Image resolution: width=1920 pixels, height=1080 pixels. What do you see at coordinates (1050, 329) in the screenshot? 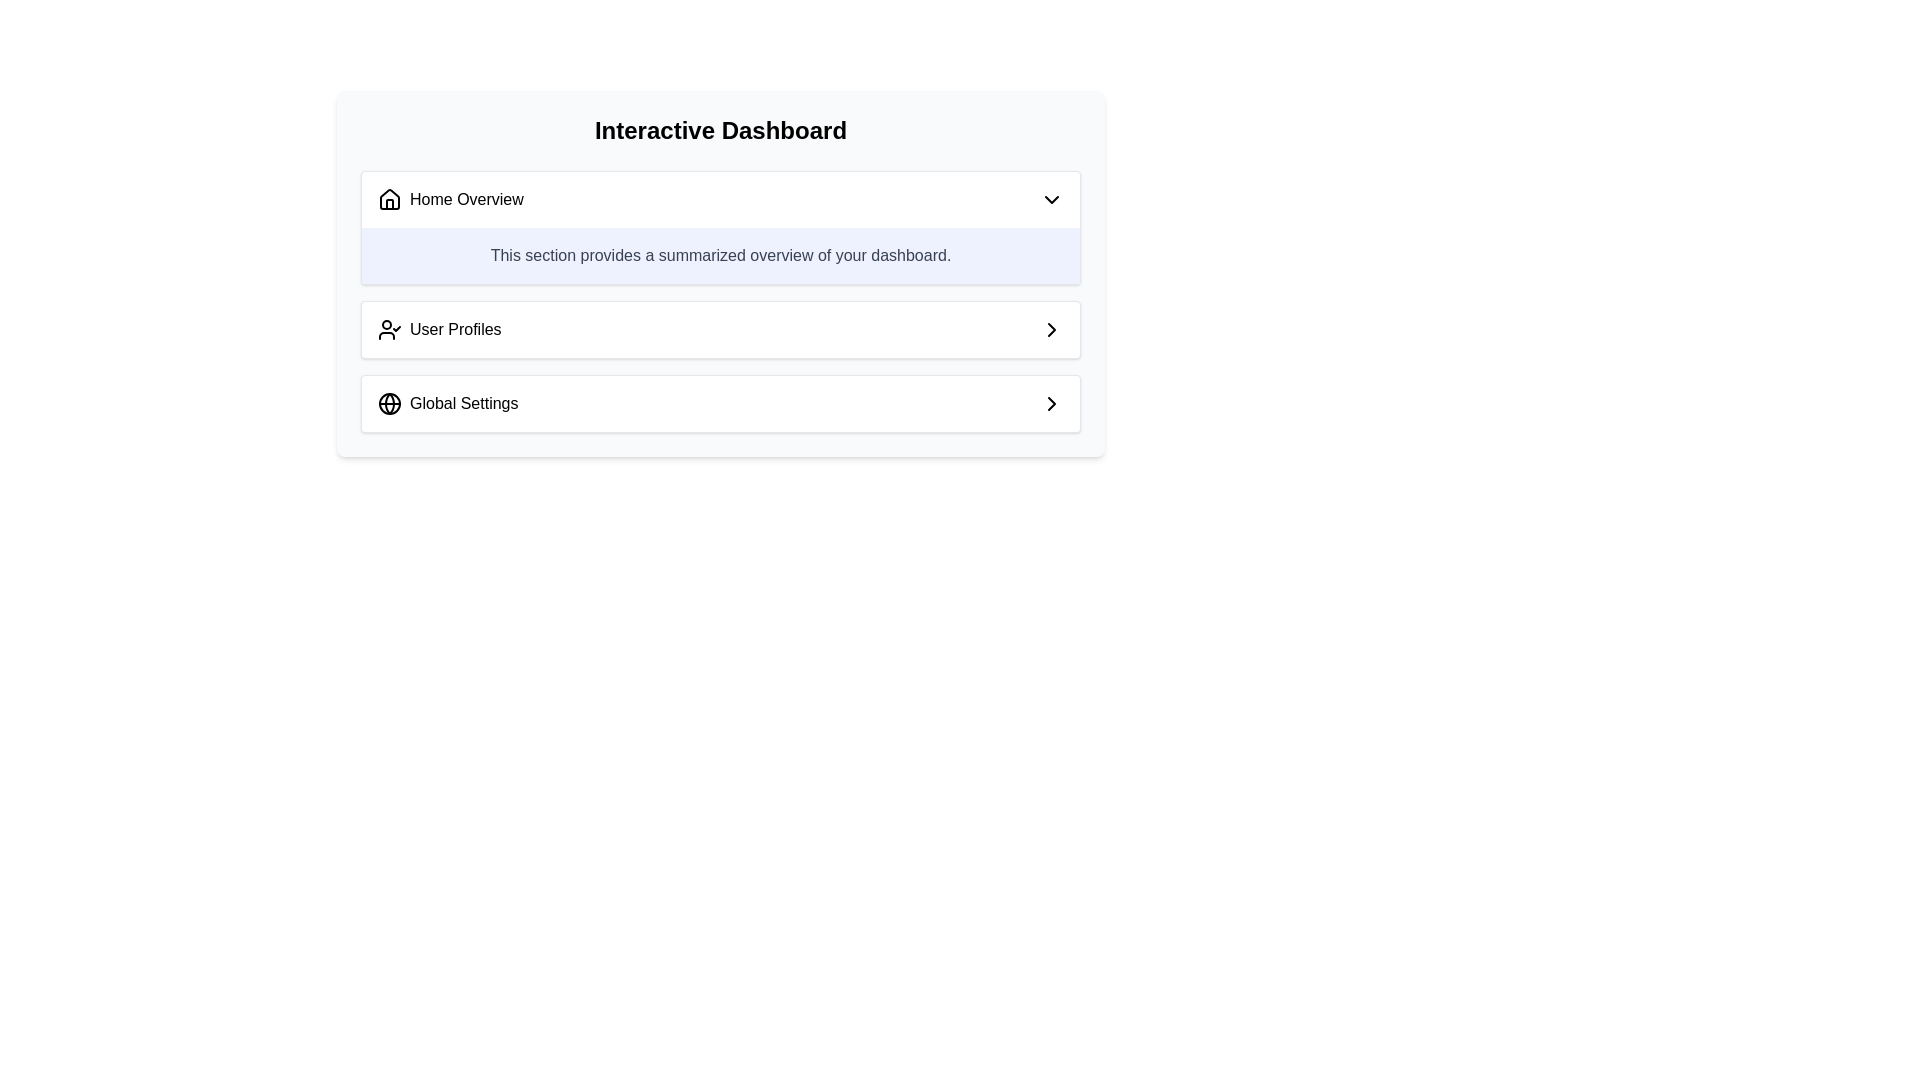
I see `the icon located on the right side of the 'User Profiles' section row` at bounding box center [1050, 329].